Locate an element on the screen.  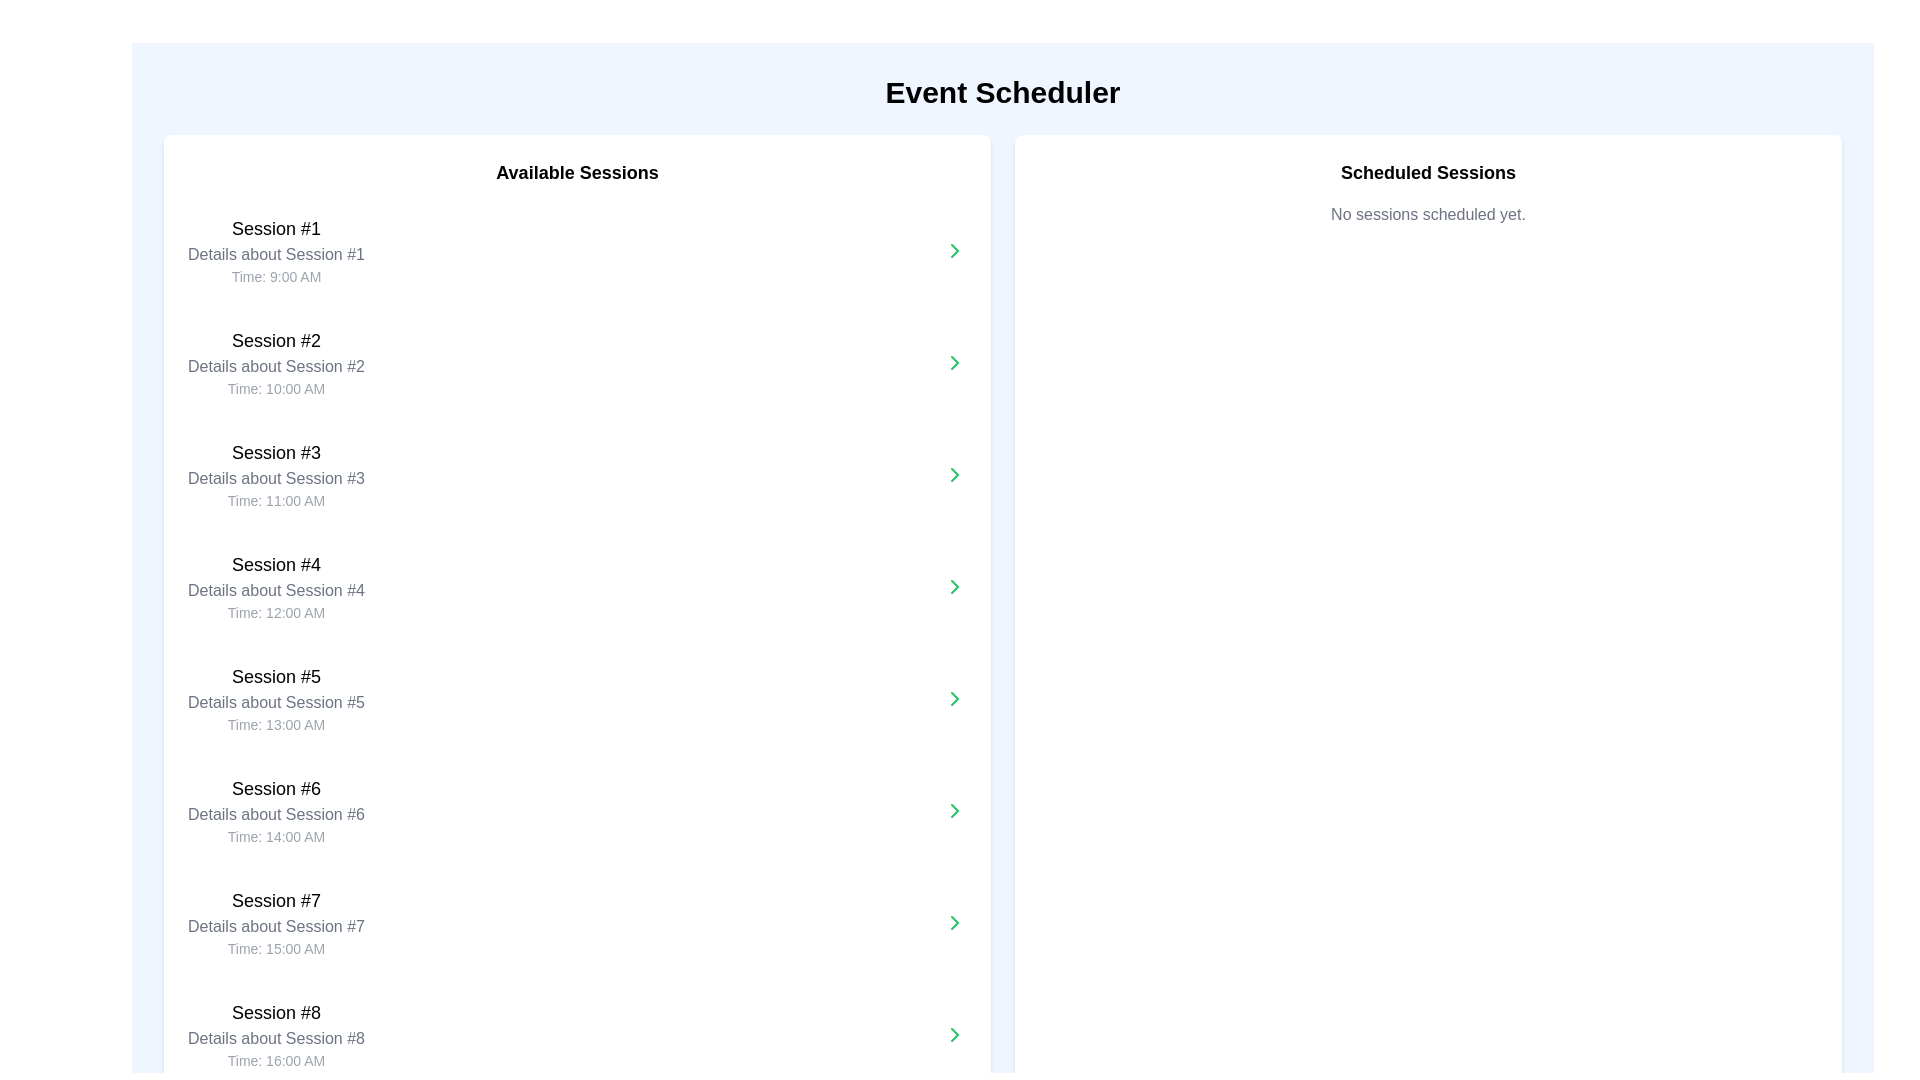
the Text Block that displays 'Session #5', which includes the header, subtext, and timestamp, positioned under 'Available Sessions' is located at coordinates (275, 697).